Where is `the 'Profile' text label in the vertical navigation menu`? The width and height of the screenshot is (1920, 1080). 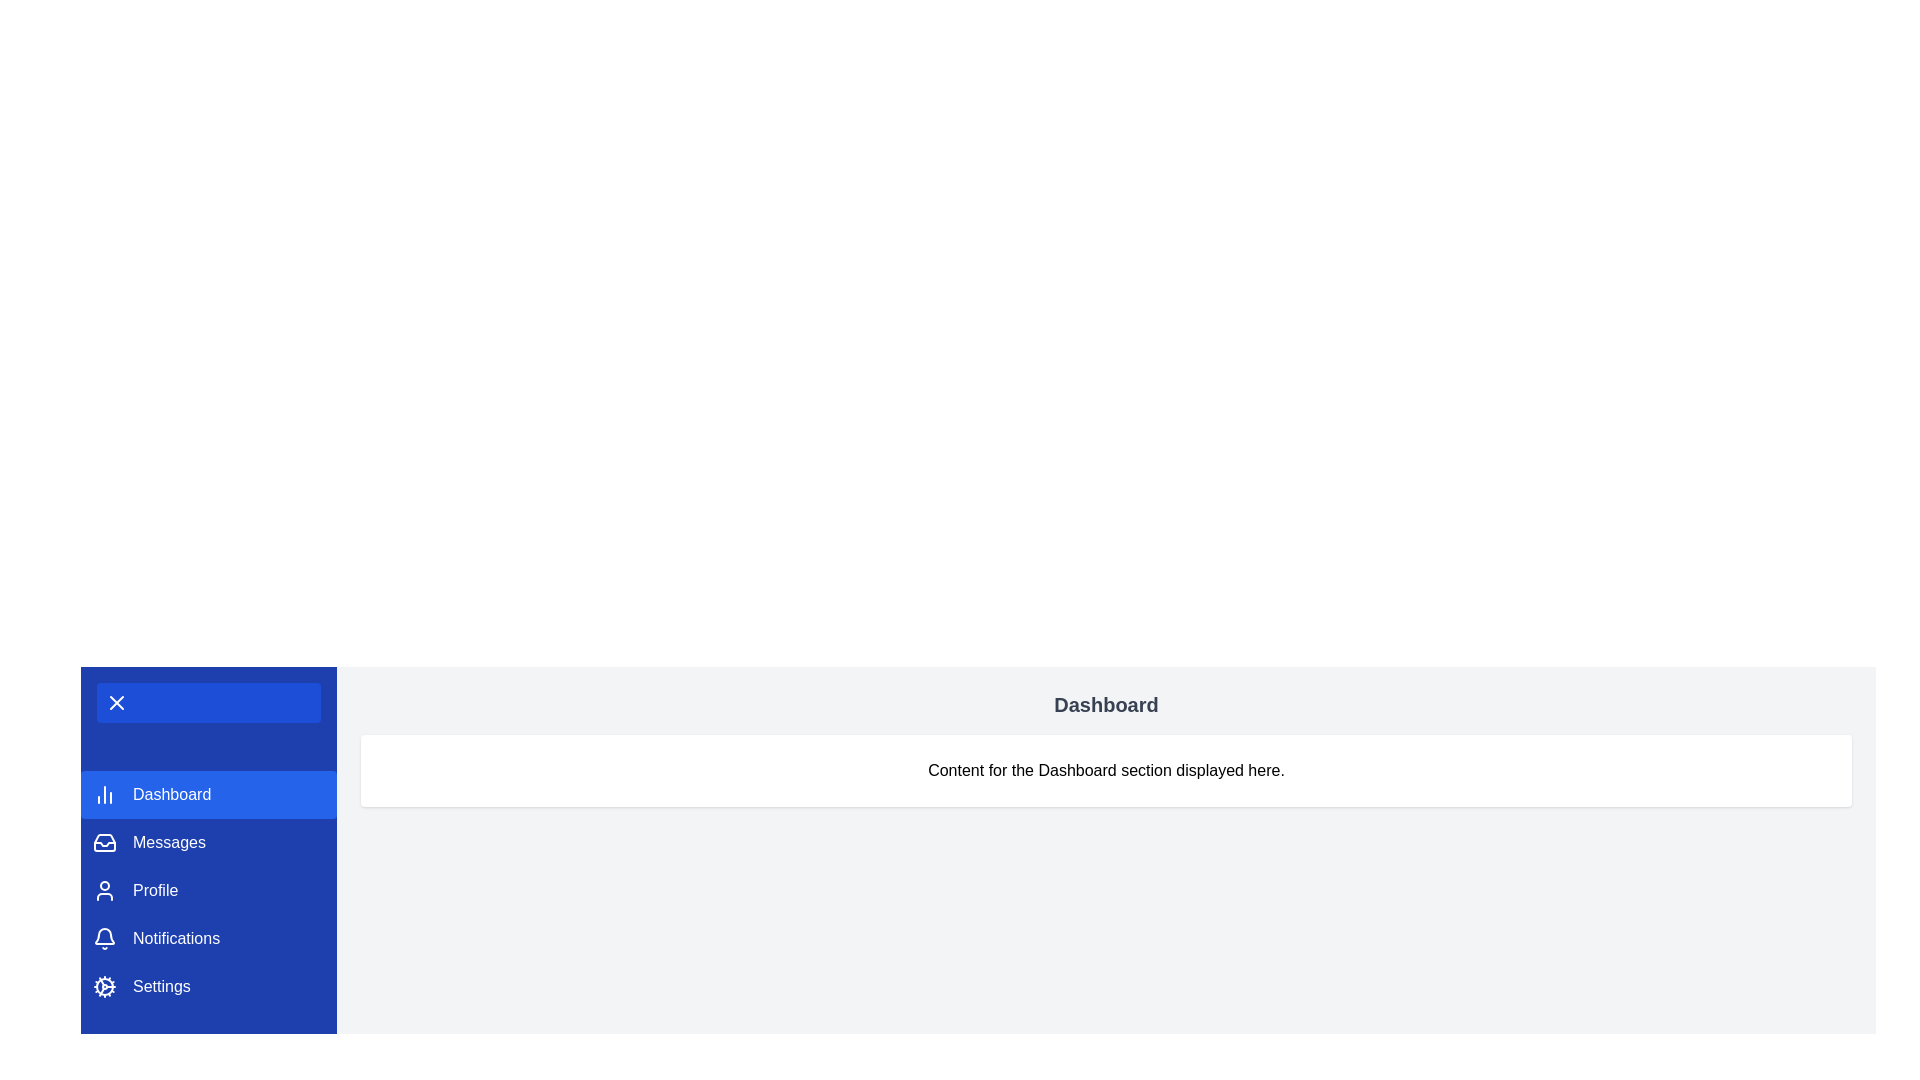 the 'Profile' text label in the vertical navigation menu is located at coordinates (154, 890).